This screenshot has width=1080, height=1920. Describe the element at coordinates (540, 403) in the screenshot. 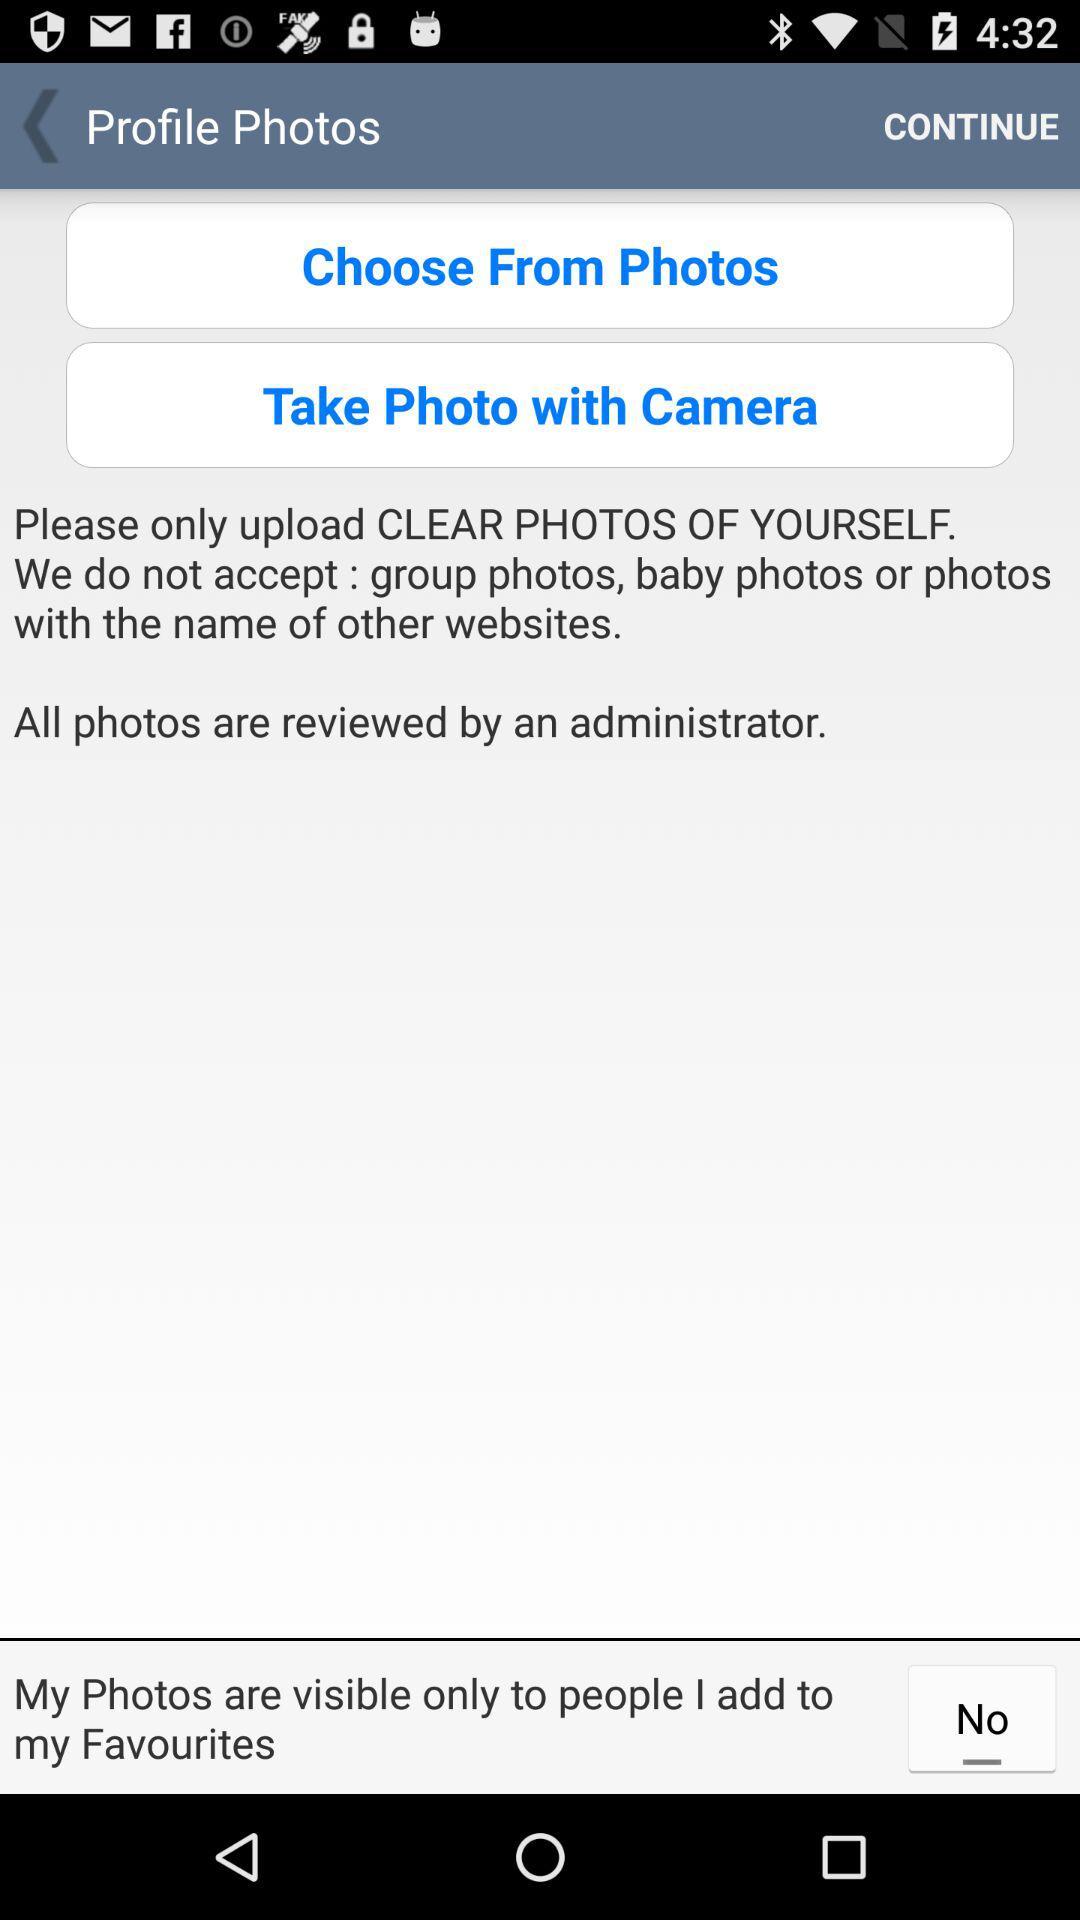

I see `the icon above the please only upload` at that location.